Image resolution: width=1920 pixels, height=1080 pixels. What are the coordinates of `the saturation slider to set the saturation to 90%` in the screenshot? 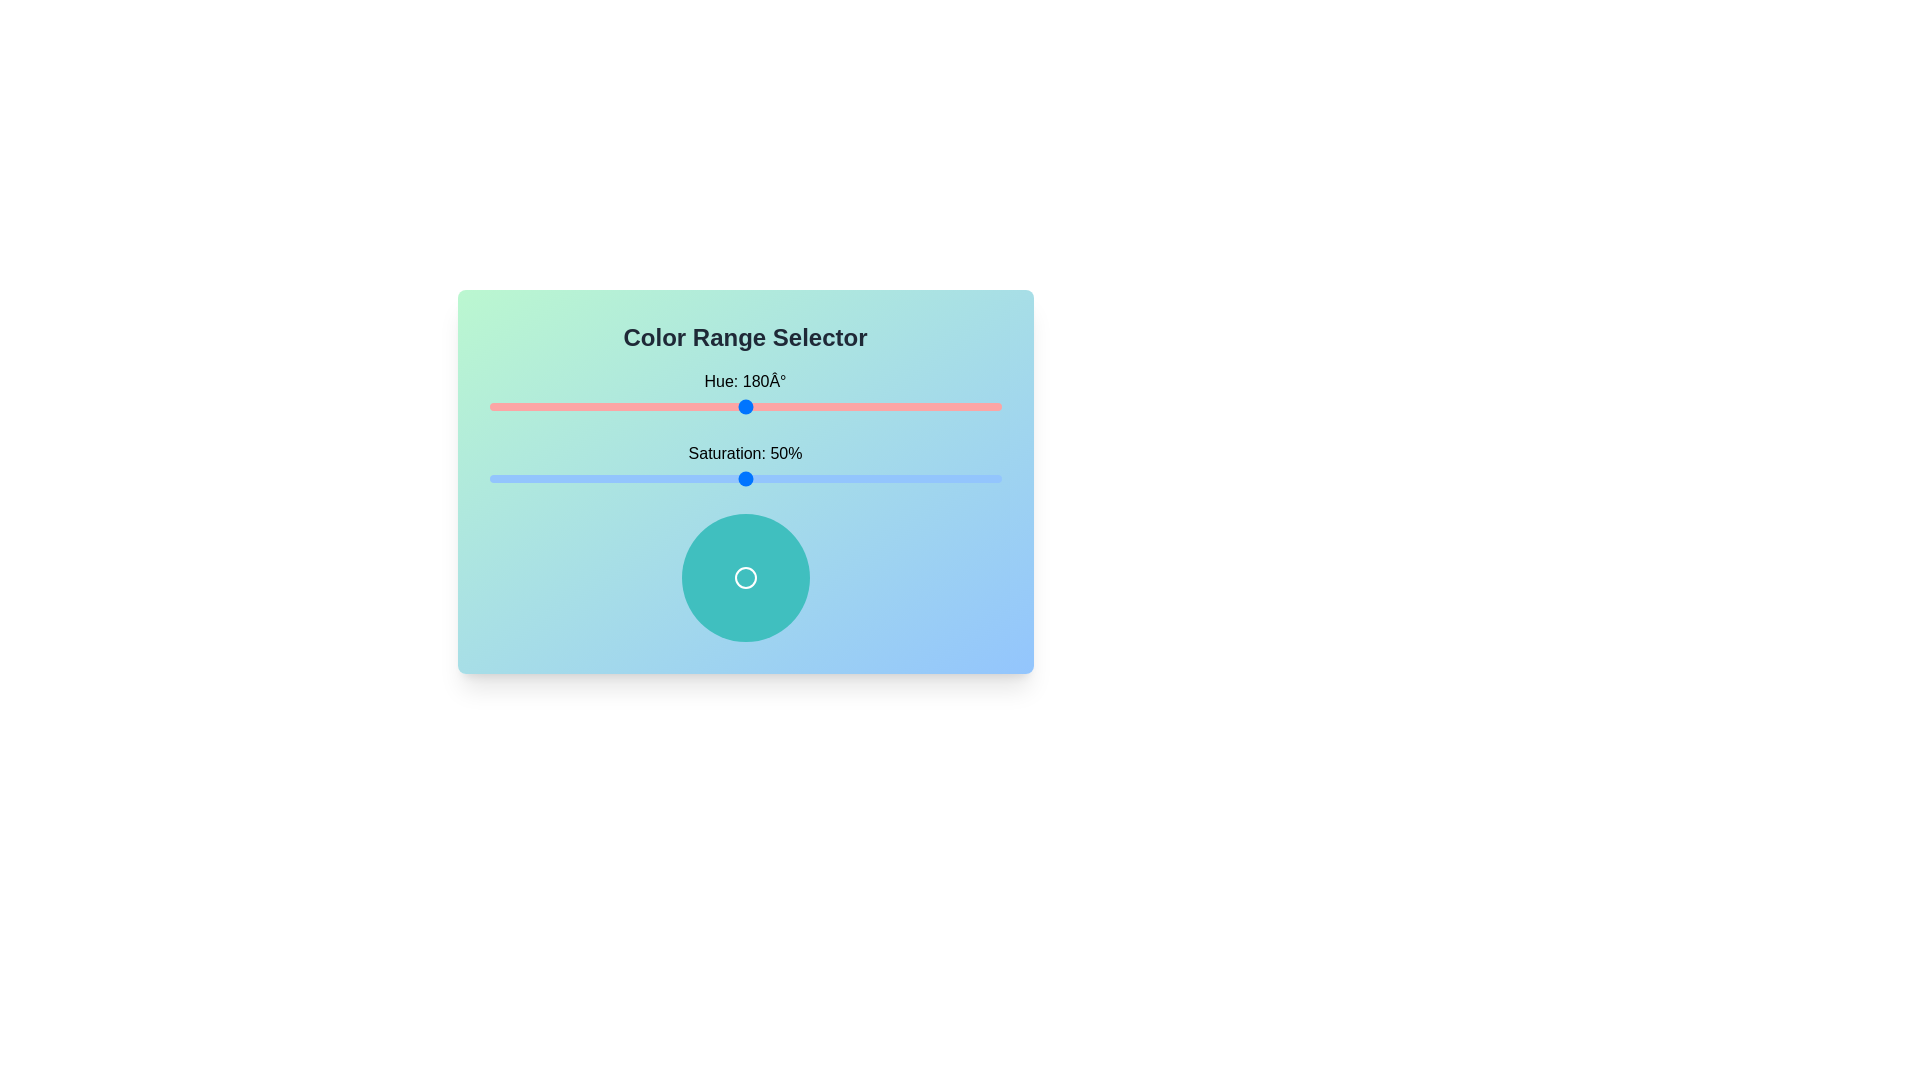 It's located at (949, 478).